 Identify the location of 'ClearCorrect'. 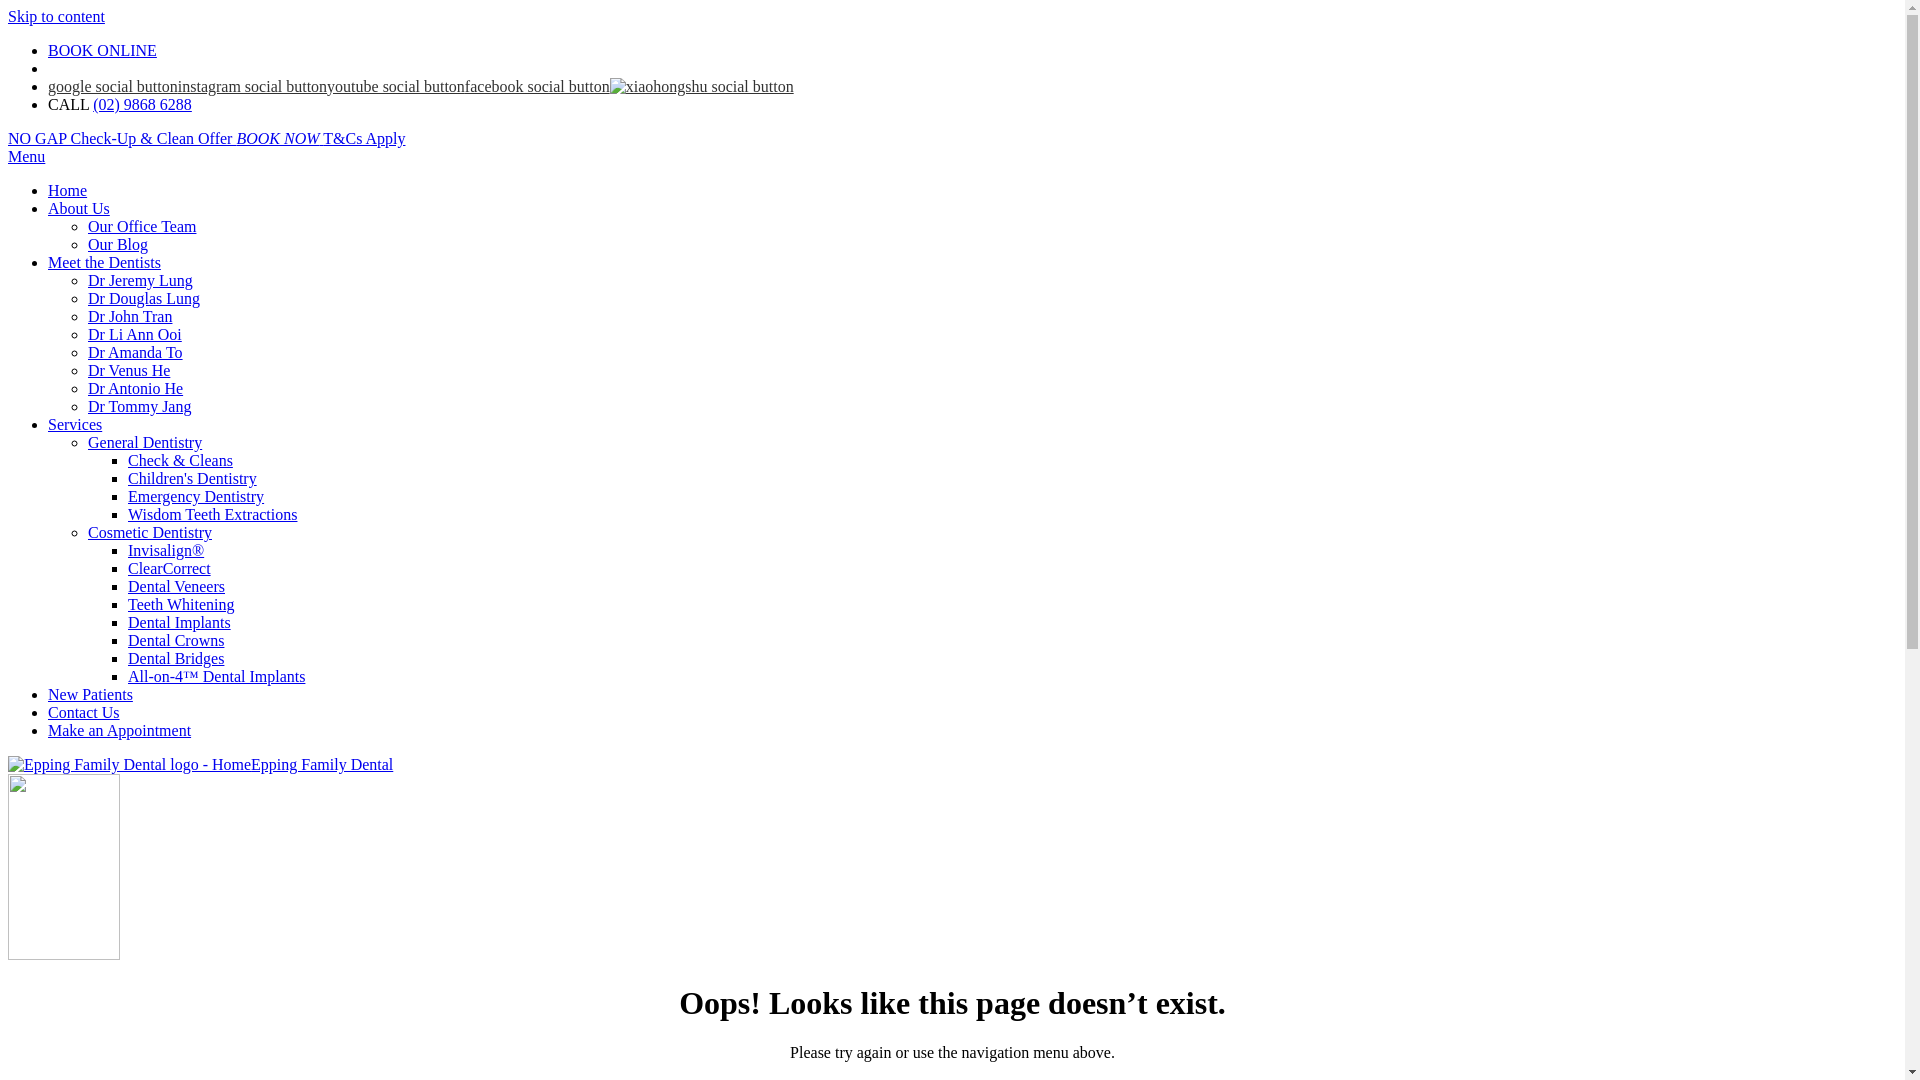
(127, 568).